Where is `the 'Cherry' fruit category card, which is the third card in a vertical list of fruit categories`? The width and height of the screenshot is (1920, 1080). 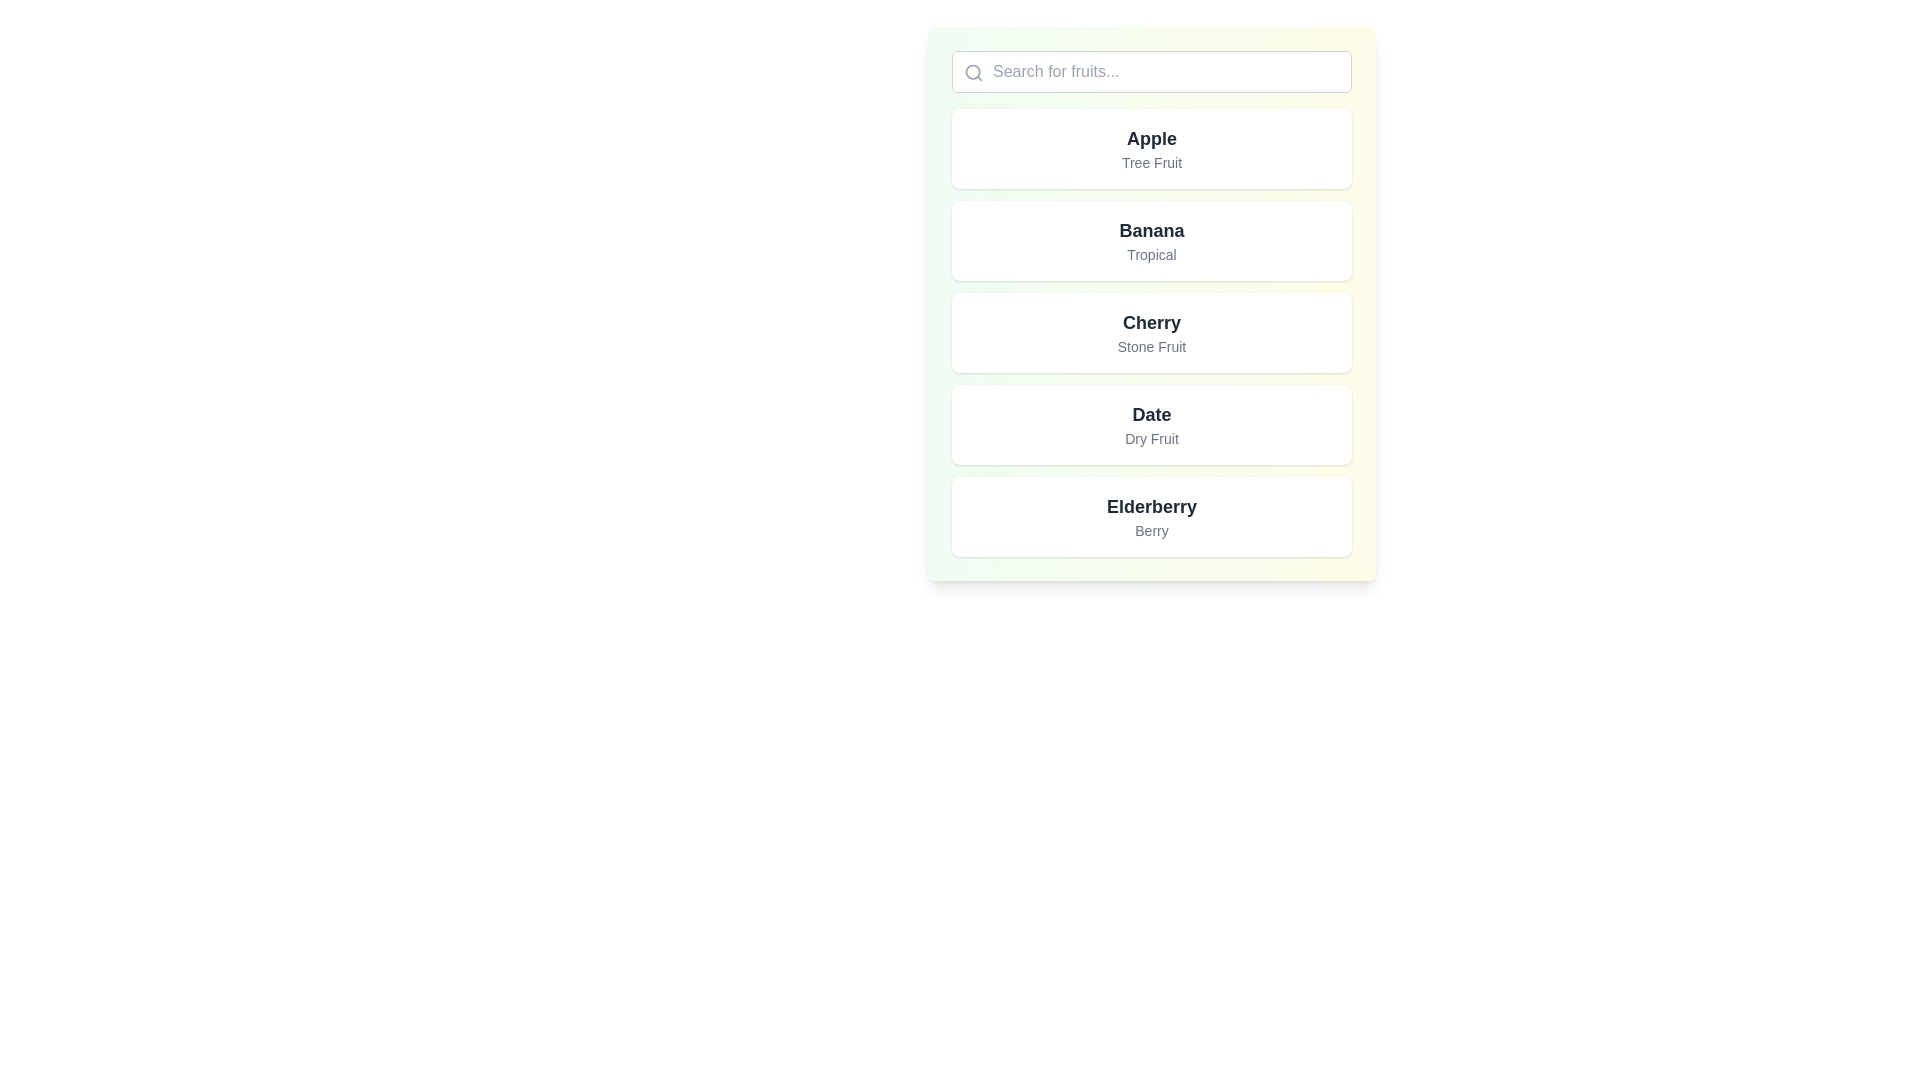 the 'Cherry' fruit category card, which is the third card in a vertical list of fruit categories is located at coordinates (1152, 331).